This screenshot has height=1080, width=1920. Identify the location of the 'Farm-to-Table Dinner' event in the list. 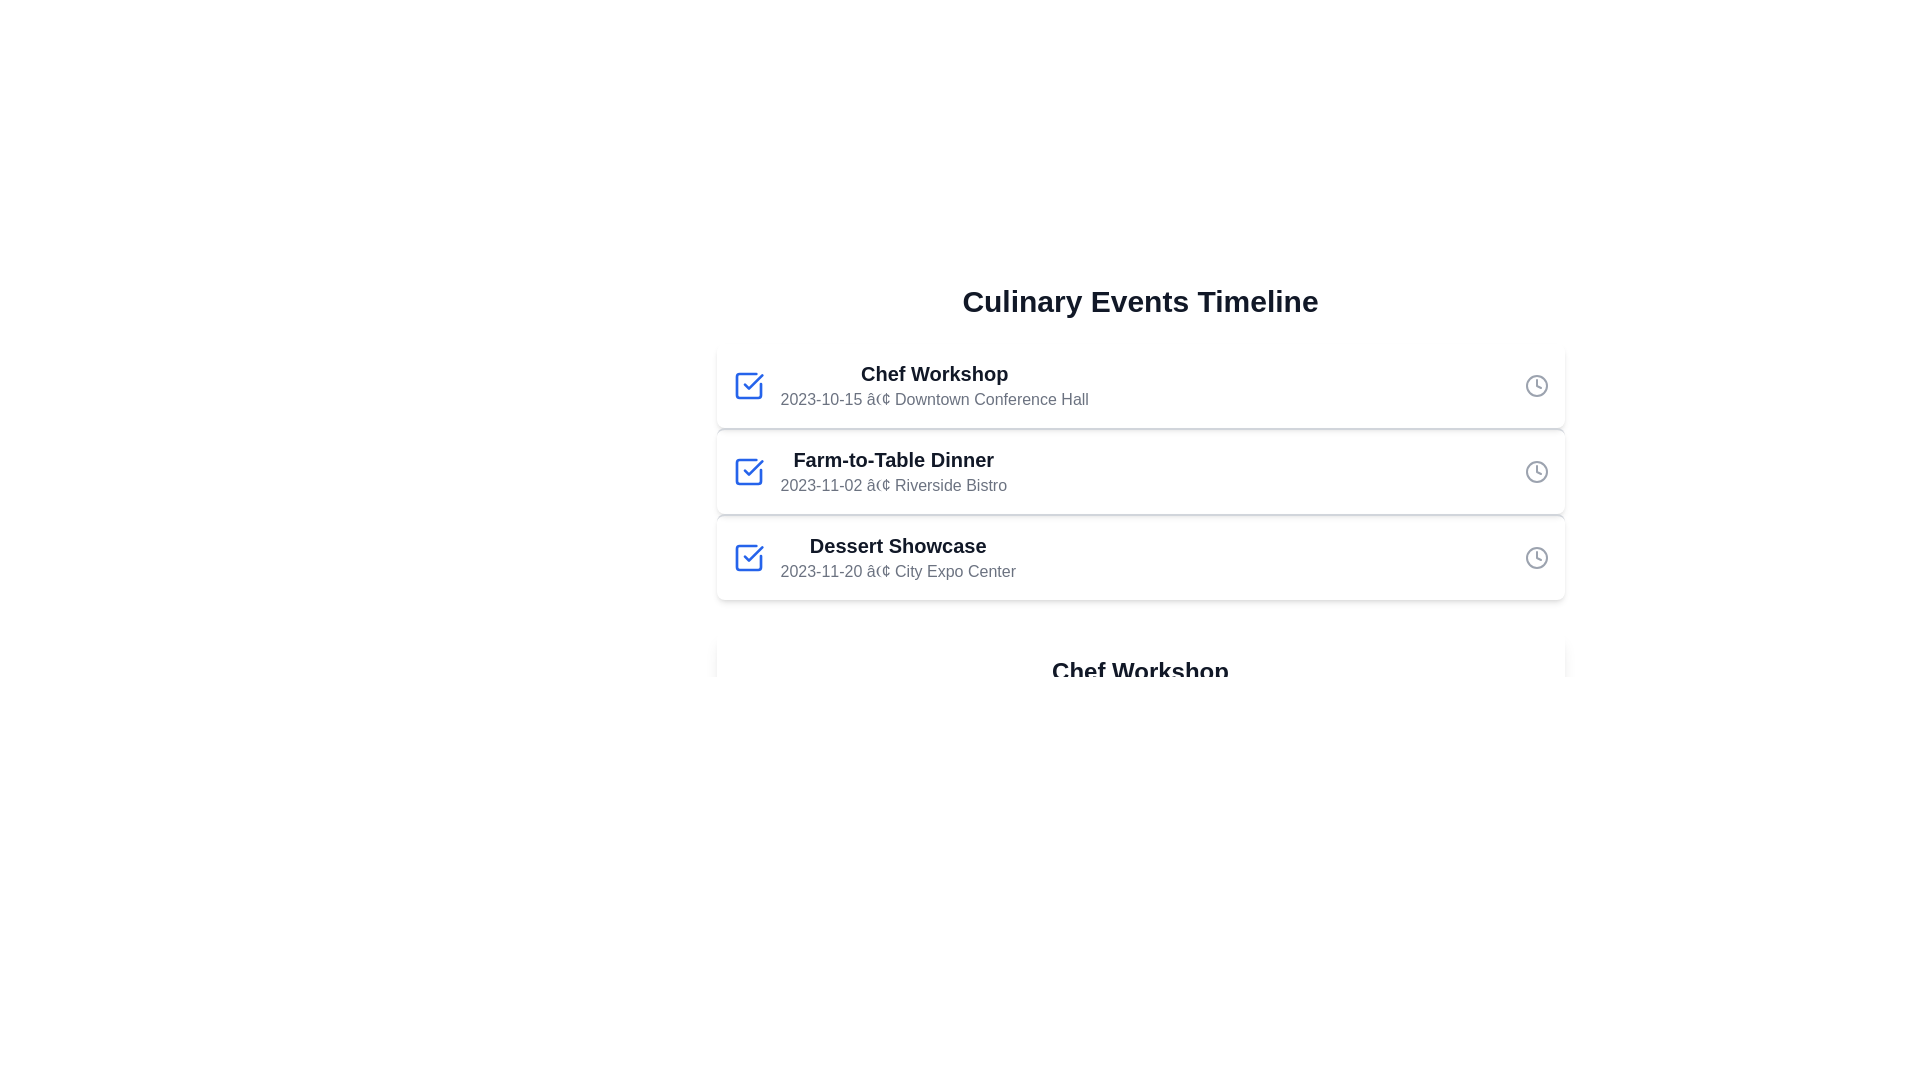
(869, 471).